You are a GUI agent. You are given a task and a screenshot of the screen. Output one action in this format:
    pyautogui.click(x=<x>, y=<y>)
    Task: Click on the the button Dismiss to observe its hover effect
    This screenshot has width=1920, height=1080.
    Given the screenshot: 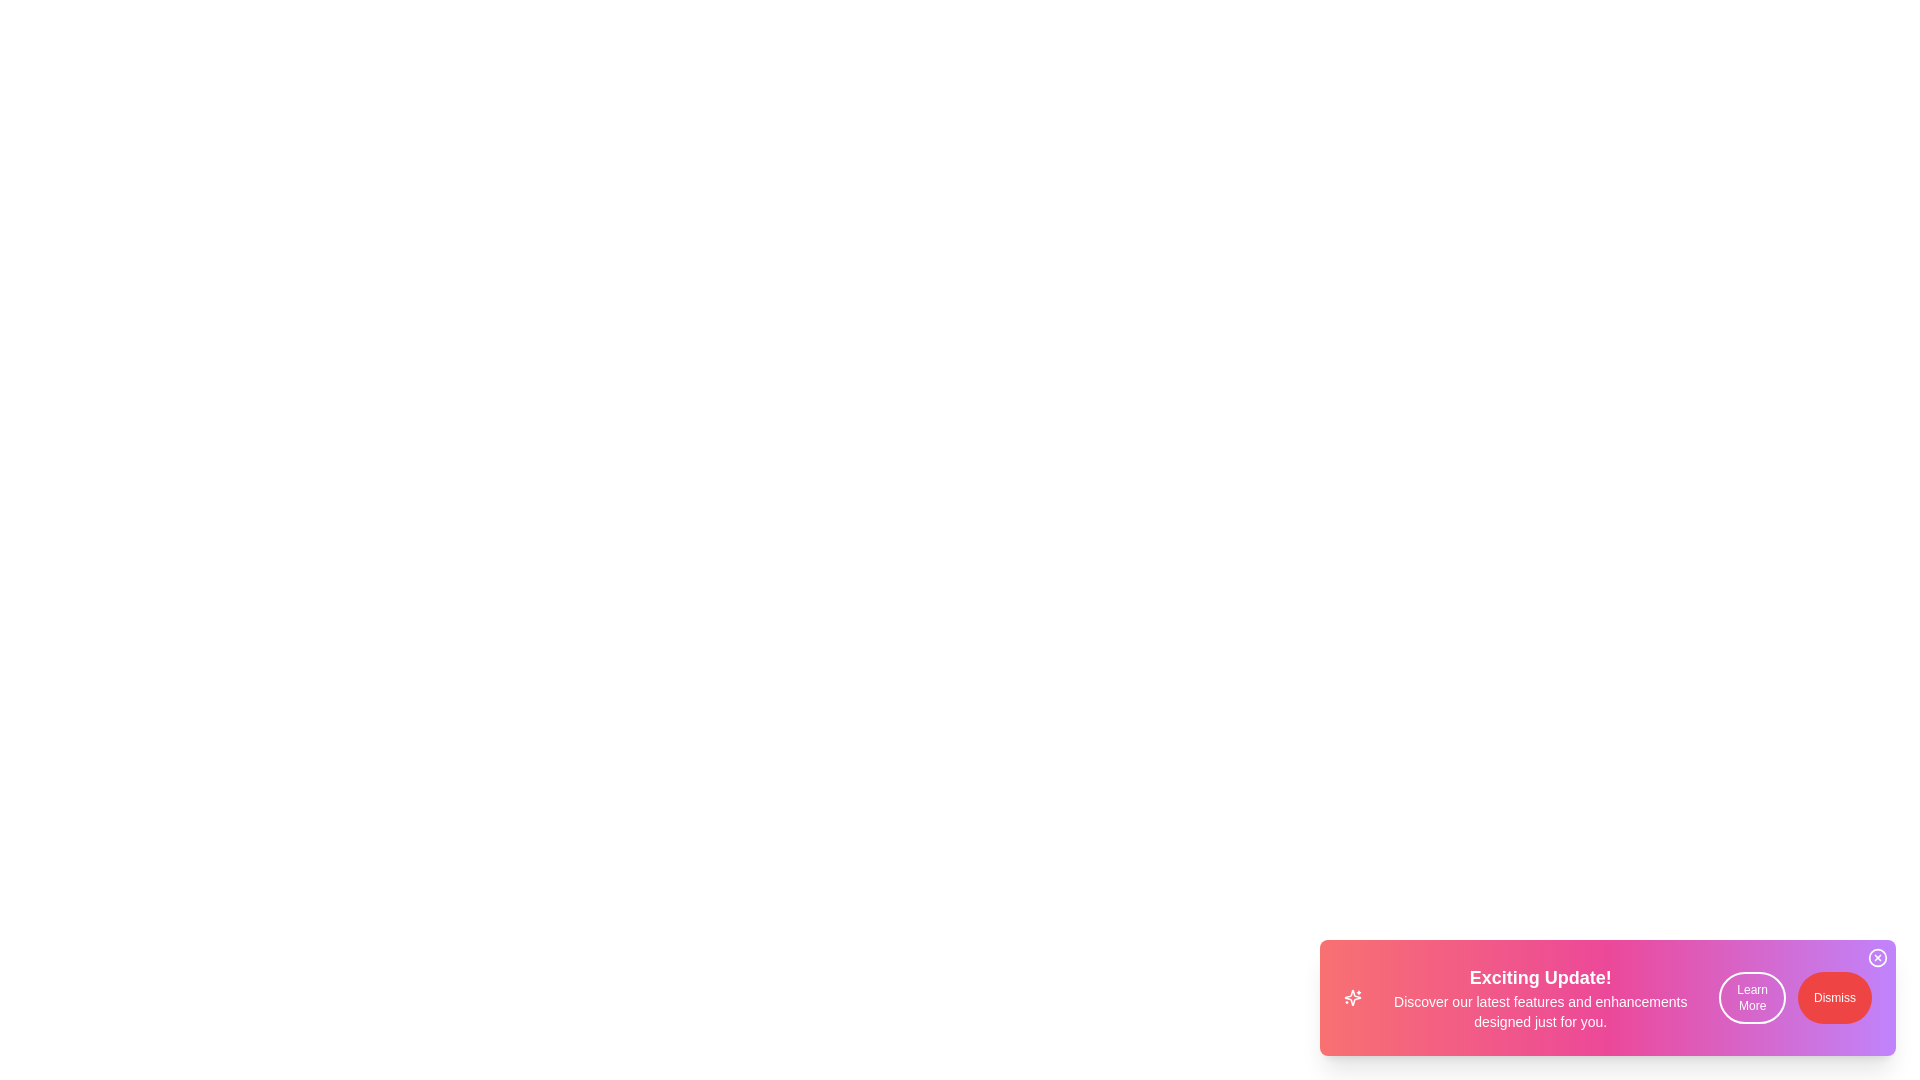 What is the action you would take?
    pyautogui.click(x=1834, y=998)
    